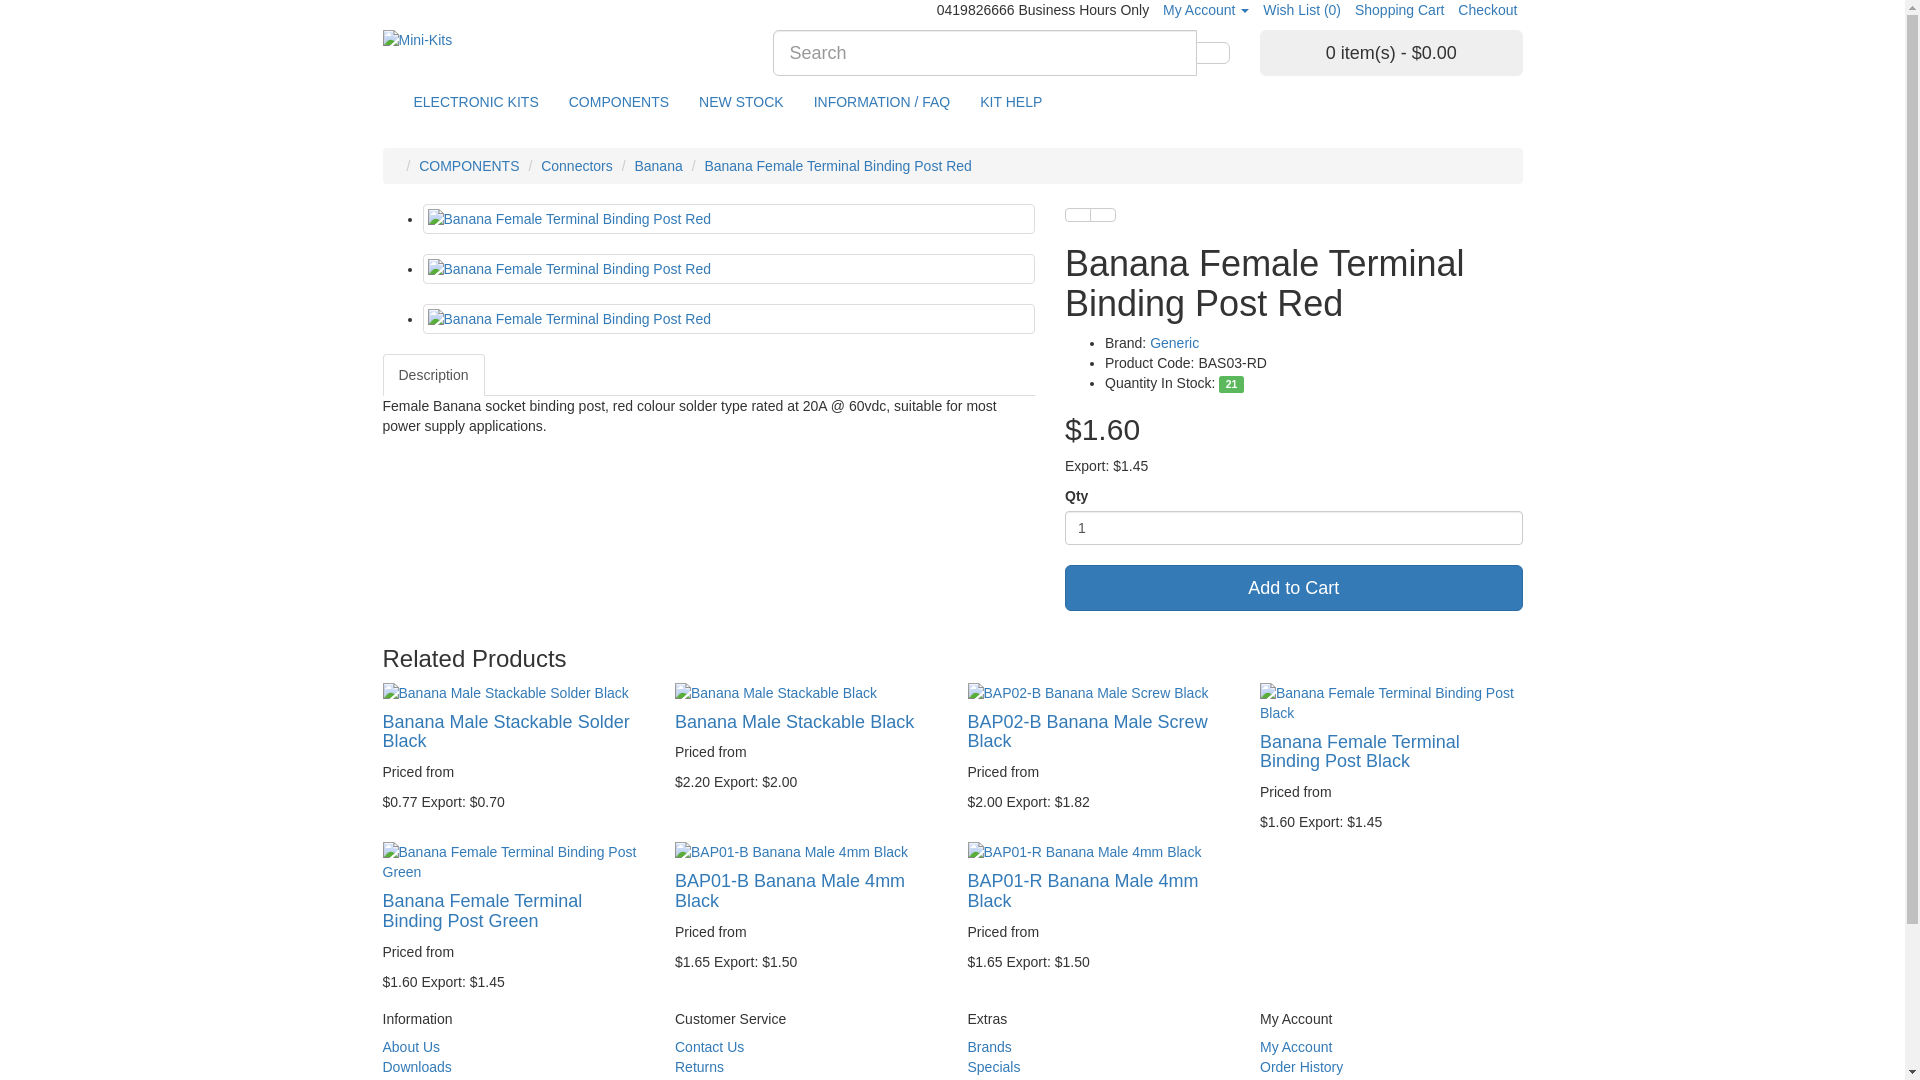 This screenshot has height=1080, width=1920. What do you see at coordinates (513, 692) in the screenshot?
I see `'Banana Male Stackable Solder Black'` at bounding box center [513, 692].